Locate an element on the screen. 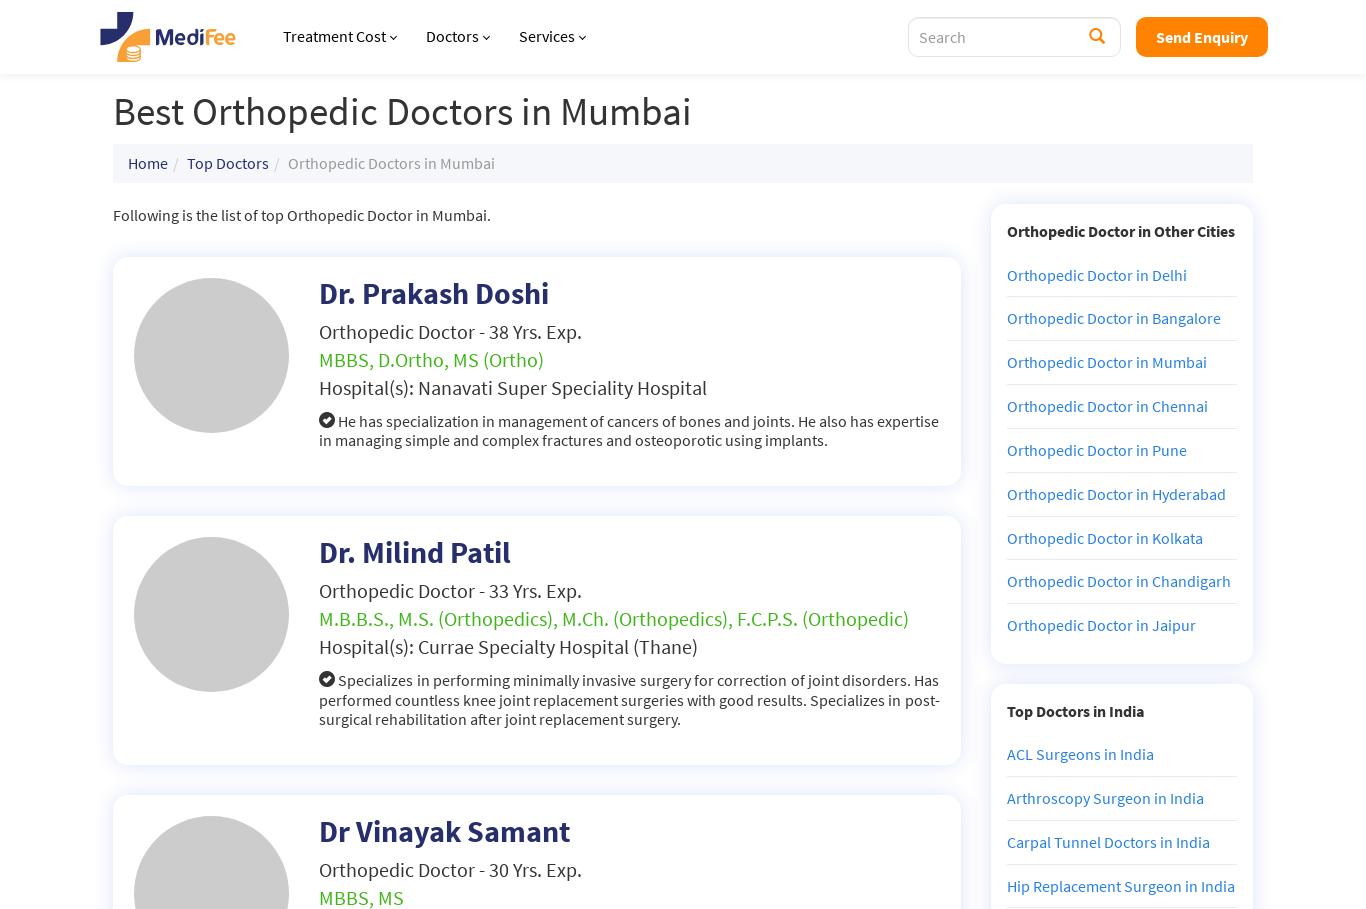 This screenshot has width=1366, height=909. 'Hospital(s):  Nanavati Super Speciality Hospital' is located at coordinates (318, 387).